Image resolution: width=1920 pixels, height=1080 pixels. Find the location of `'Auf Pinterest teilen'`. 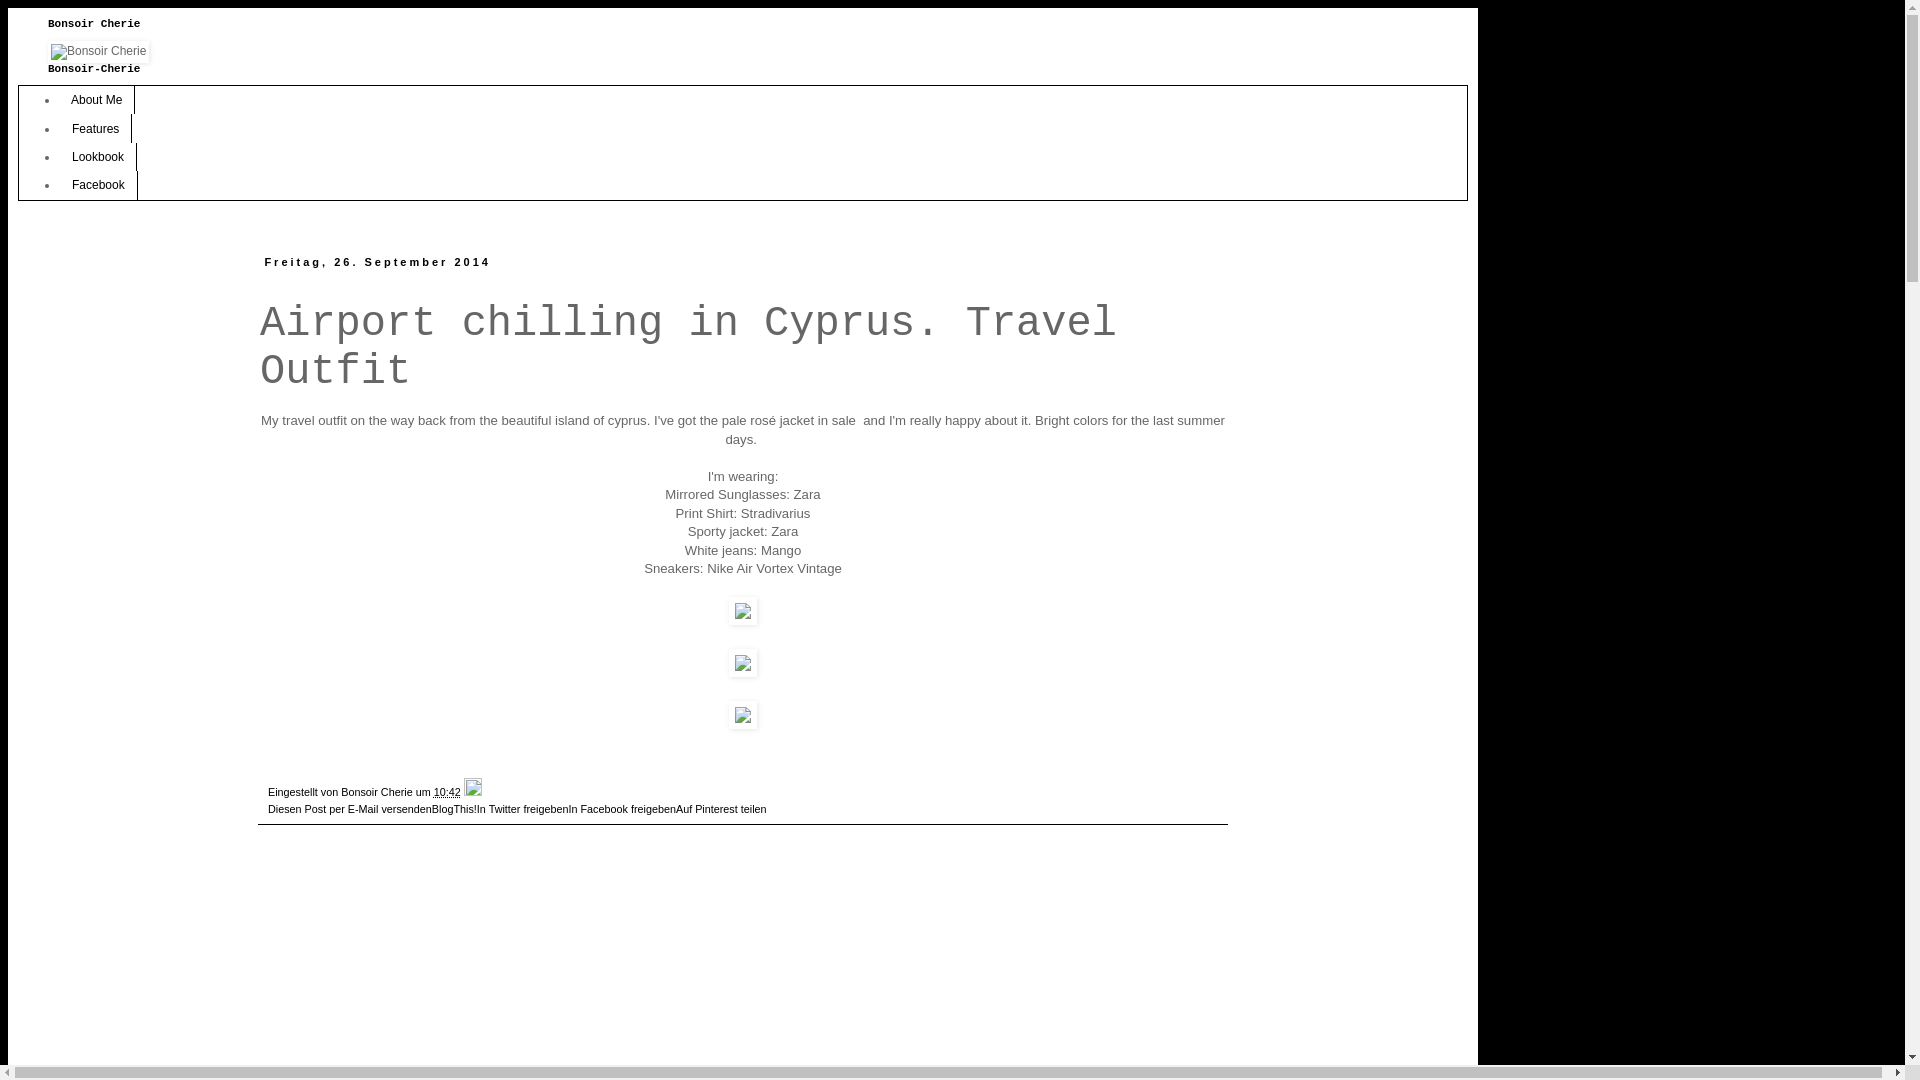

'Auf Pinterest teilen' is located at coordinates (676, 808).